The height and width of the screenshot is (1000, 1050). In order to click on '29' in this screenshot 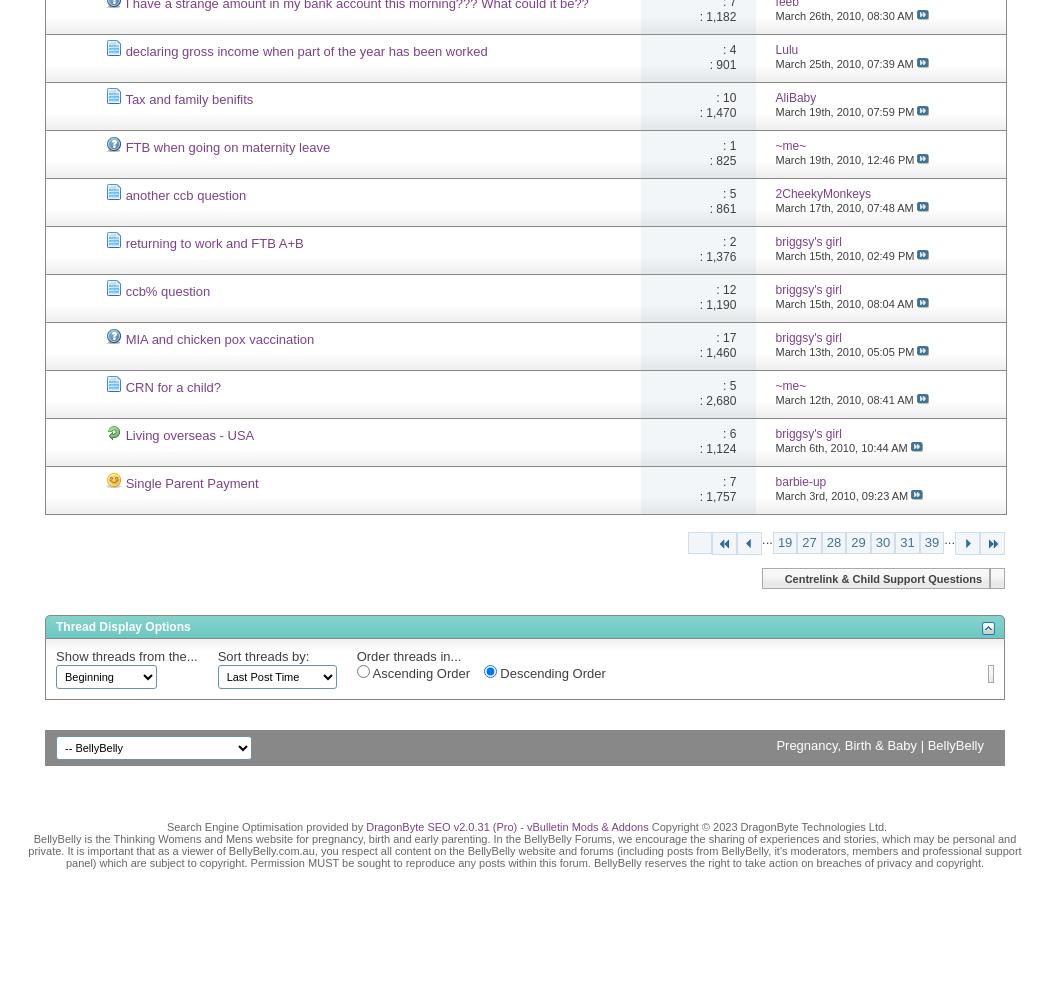, I will do `click(857, 541)`.